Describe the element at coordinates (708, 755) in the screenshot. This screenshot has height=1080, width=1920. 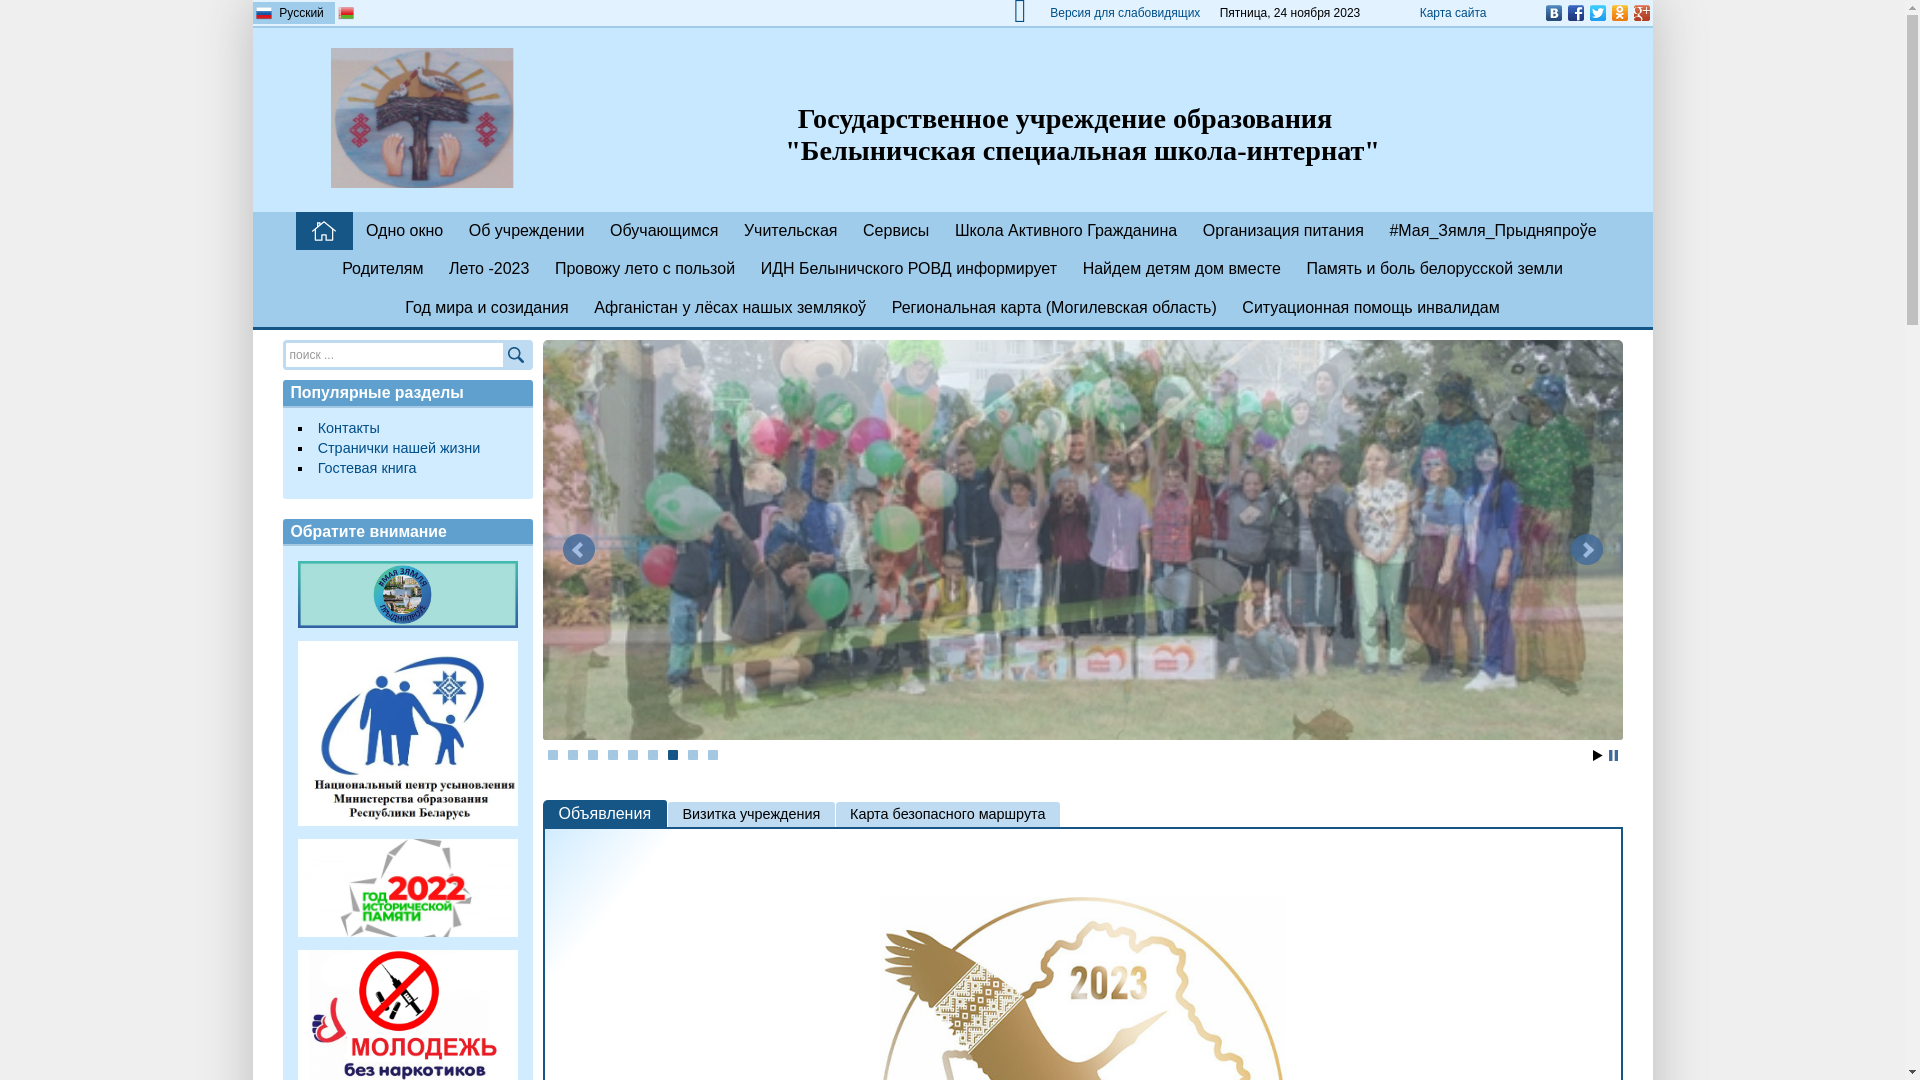
I see `'9'` at that location.